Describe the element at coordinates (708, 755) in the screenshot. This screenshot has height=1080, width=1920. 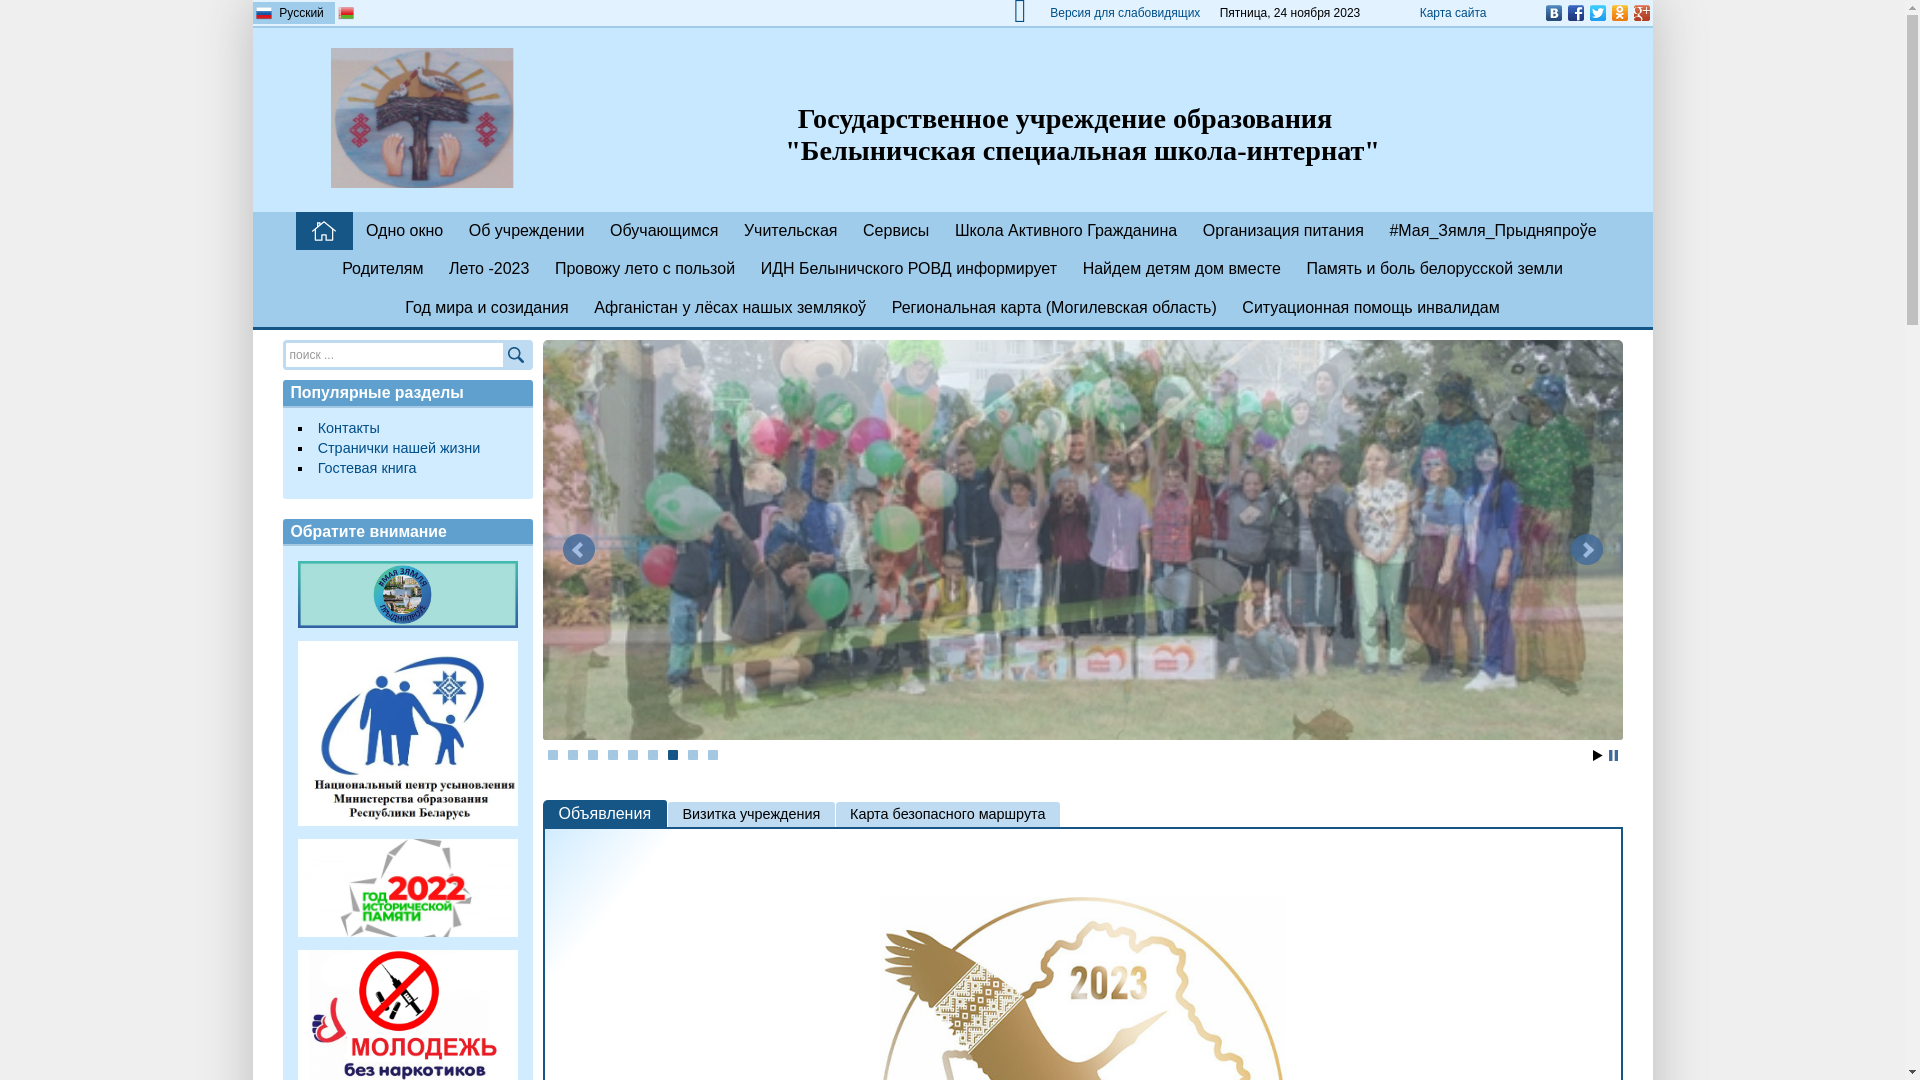
I see `'9'` at that location.